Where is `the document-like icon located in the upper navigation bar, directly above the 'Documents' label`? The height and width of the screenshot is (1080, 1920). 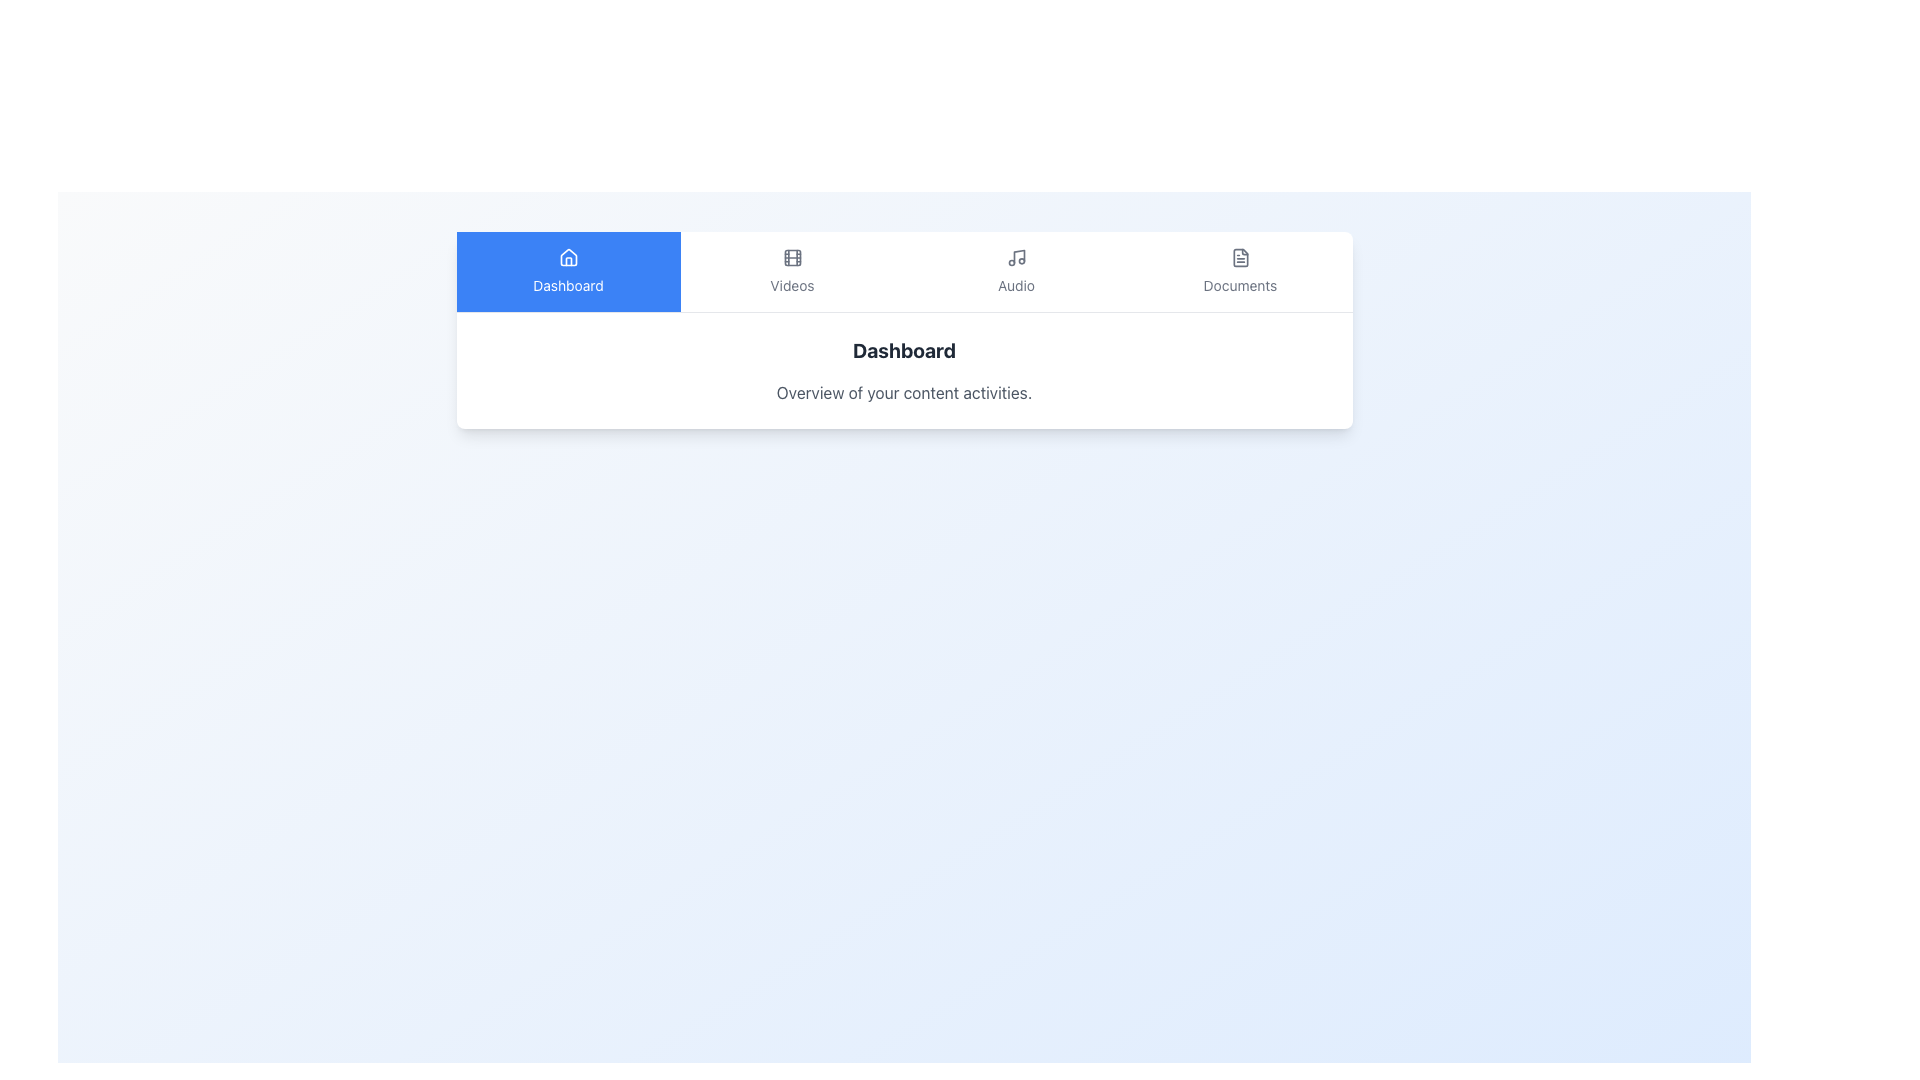 the document-like icon located in the upper navigation bar, directly above the 'Documents' label is located at coordinates (1239, 257).